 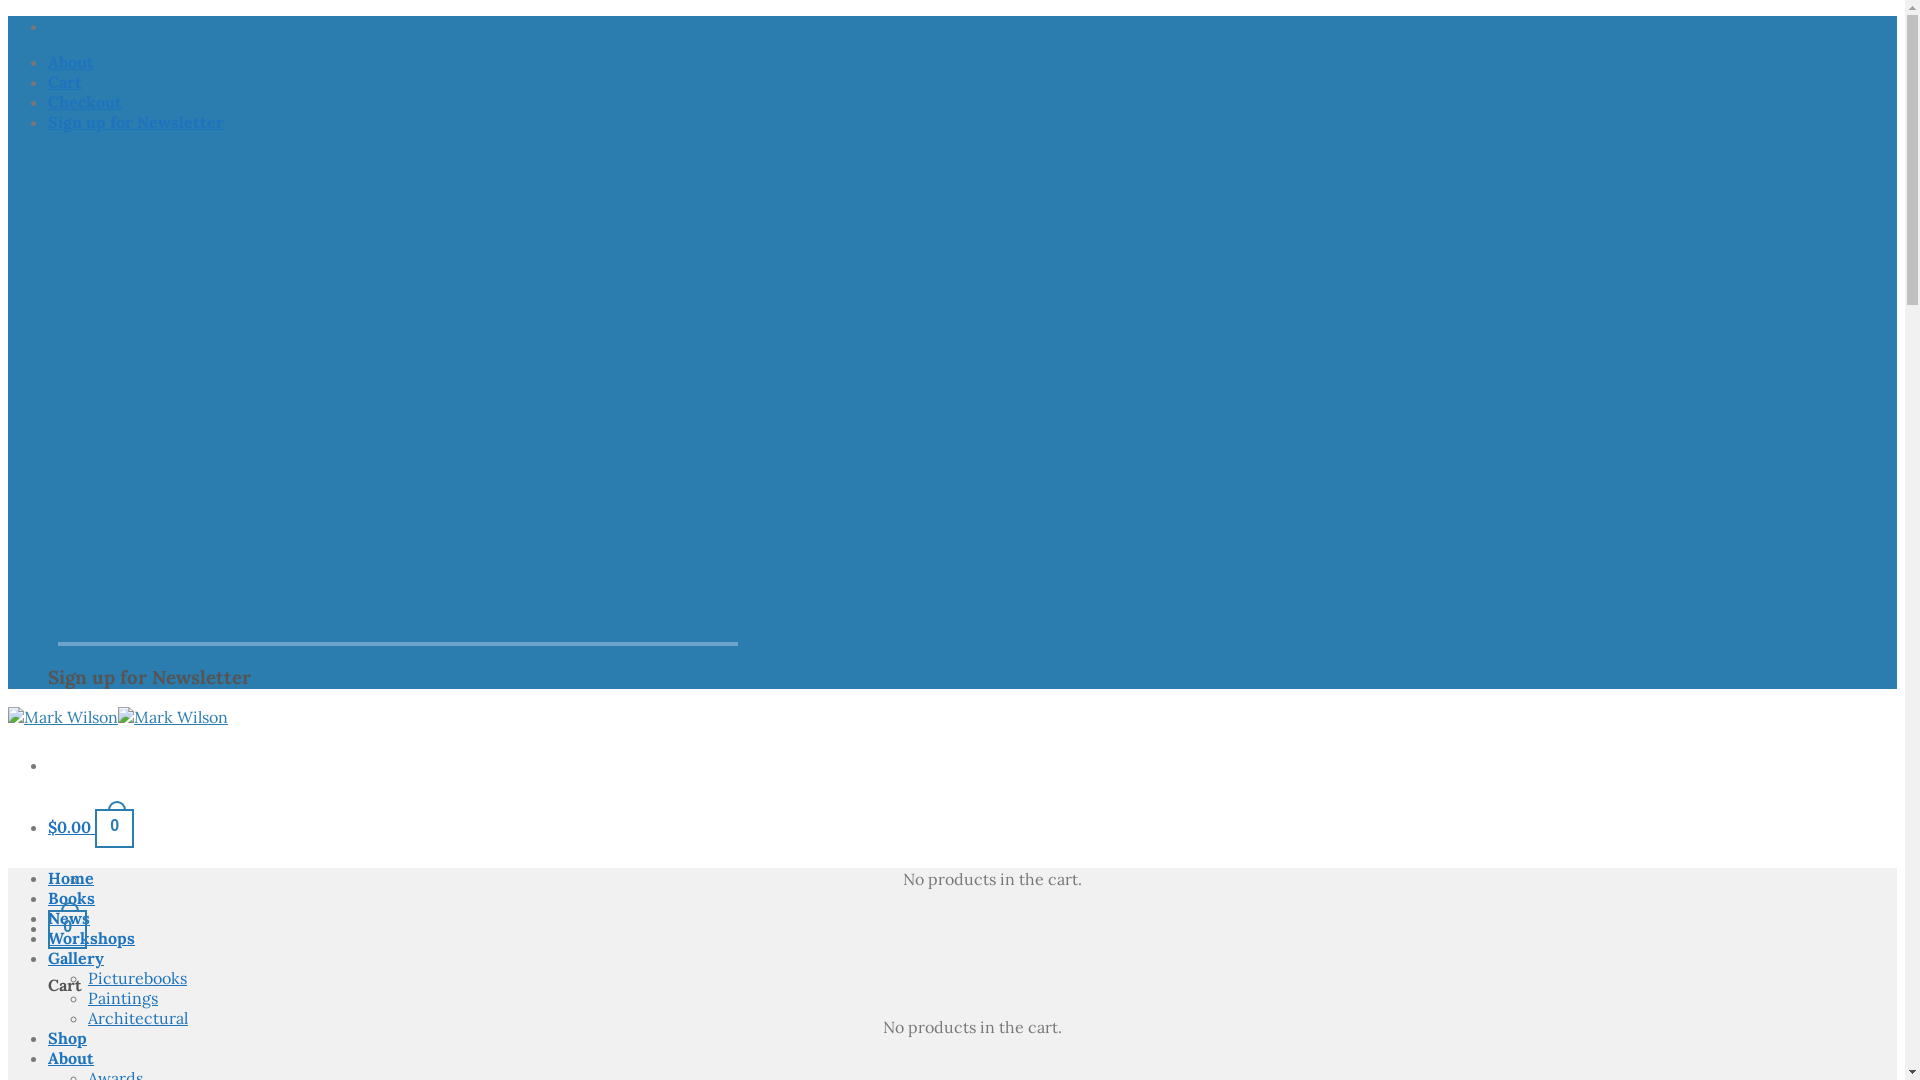 I want to click on 'Books', so click(x=71, y=897).